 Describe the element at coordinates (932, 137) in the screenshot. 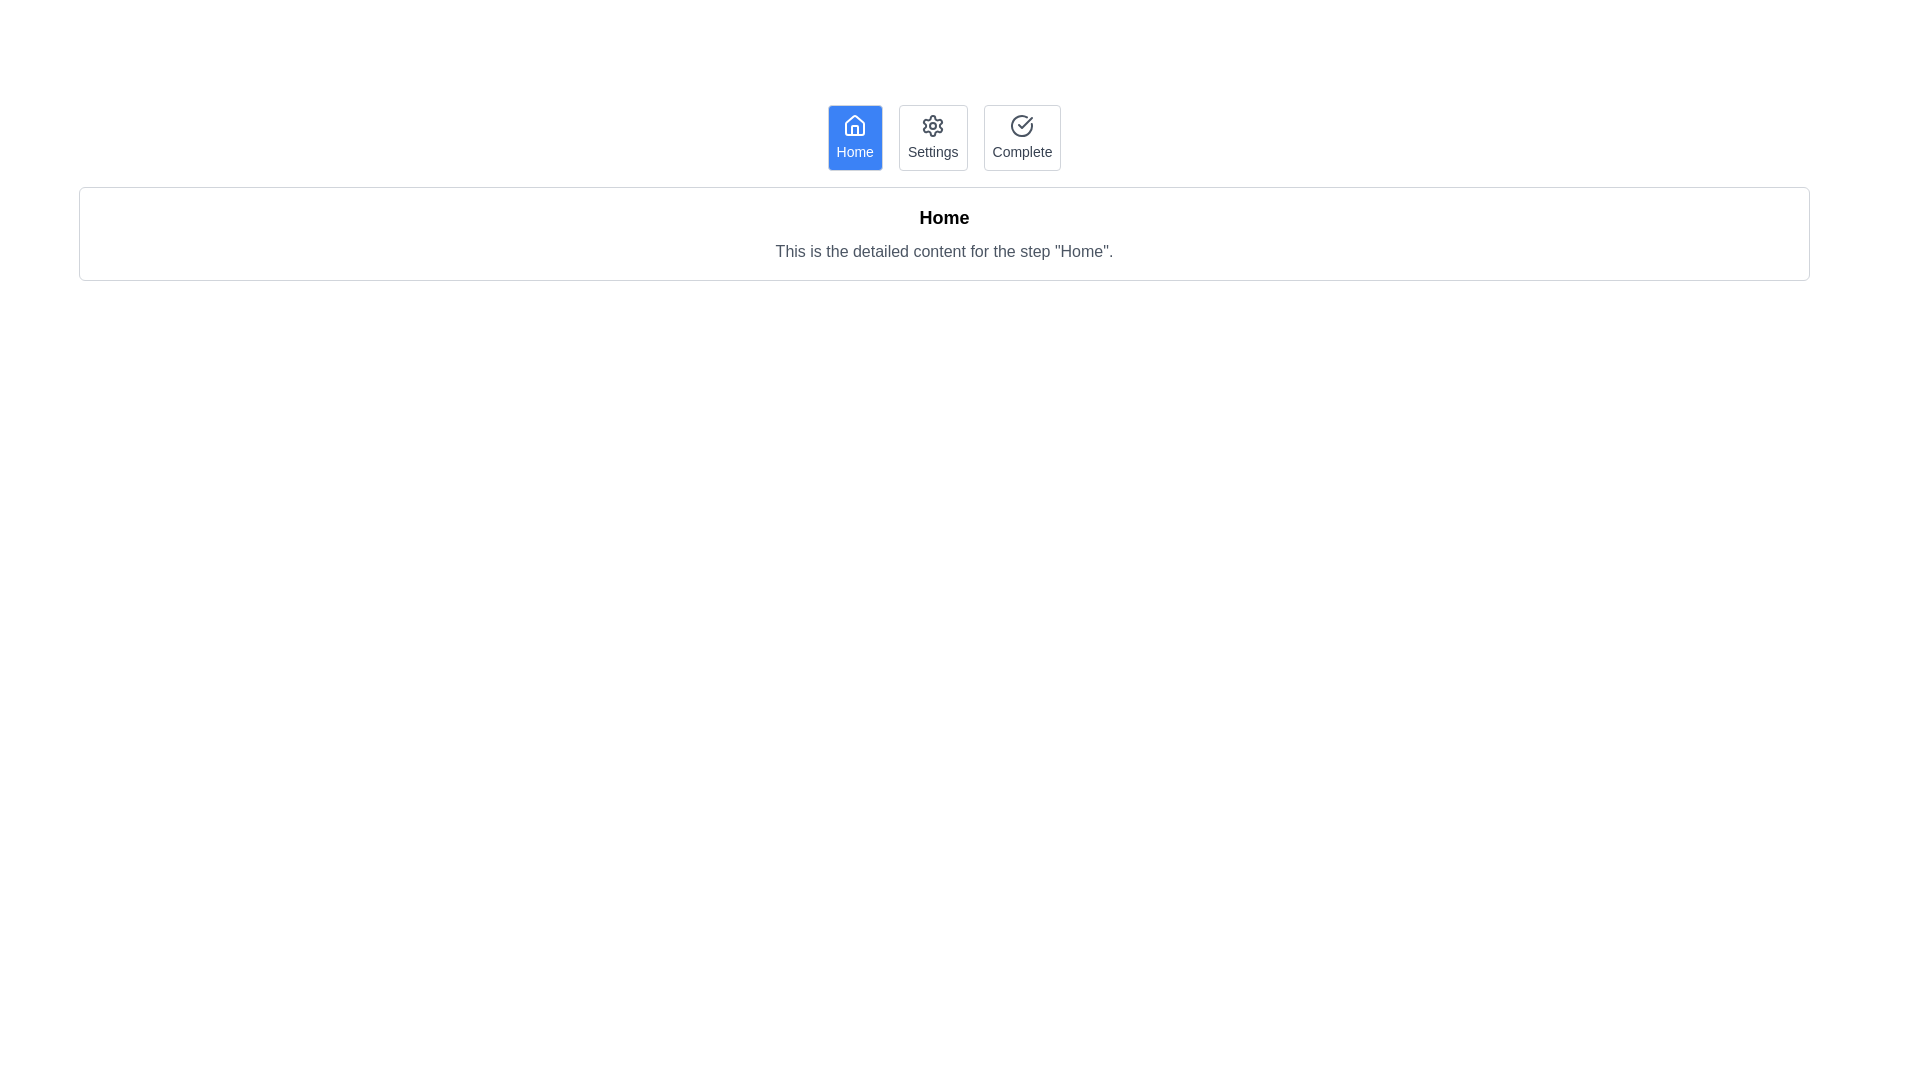

I see `the 'Settings' button, which is the second button in a horizontal group of three buttons` at that location.